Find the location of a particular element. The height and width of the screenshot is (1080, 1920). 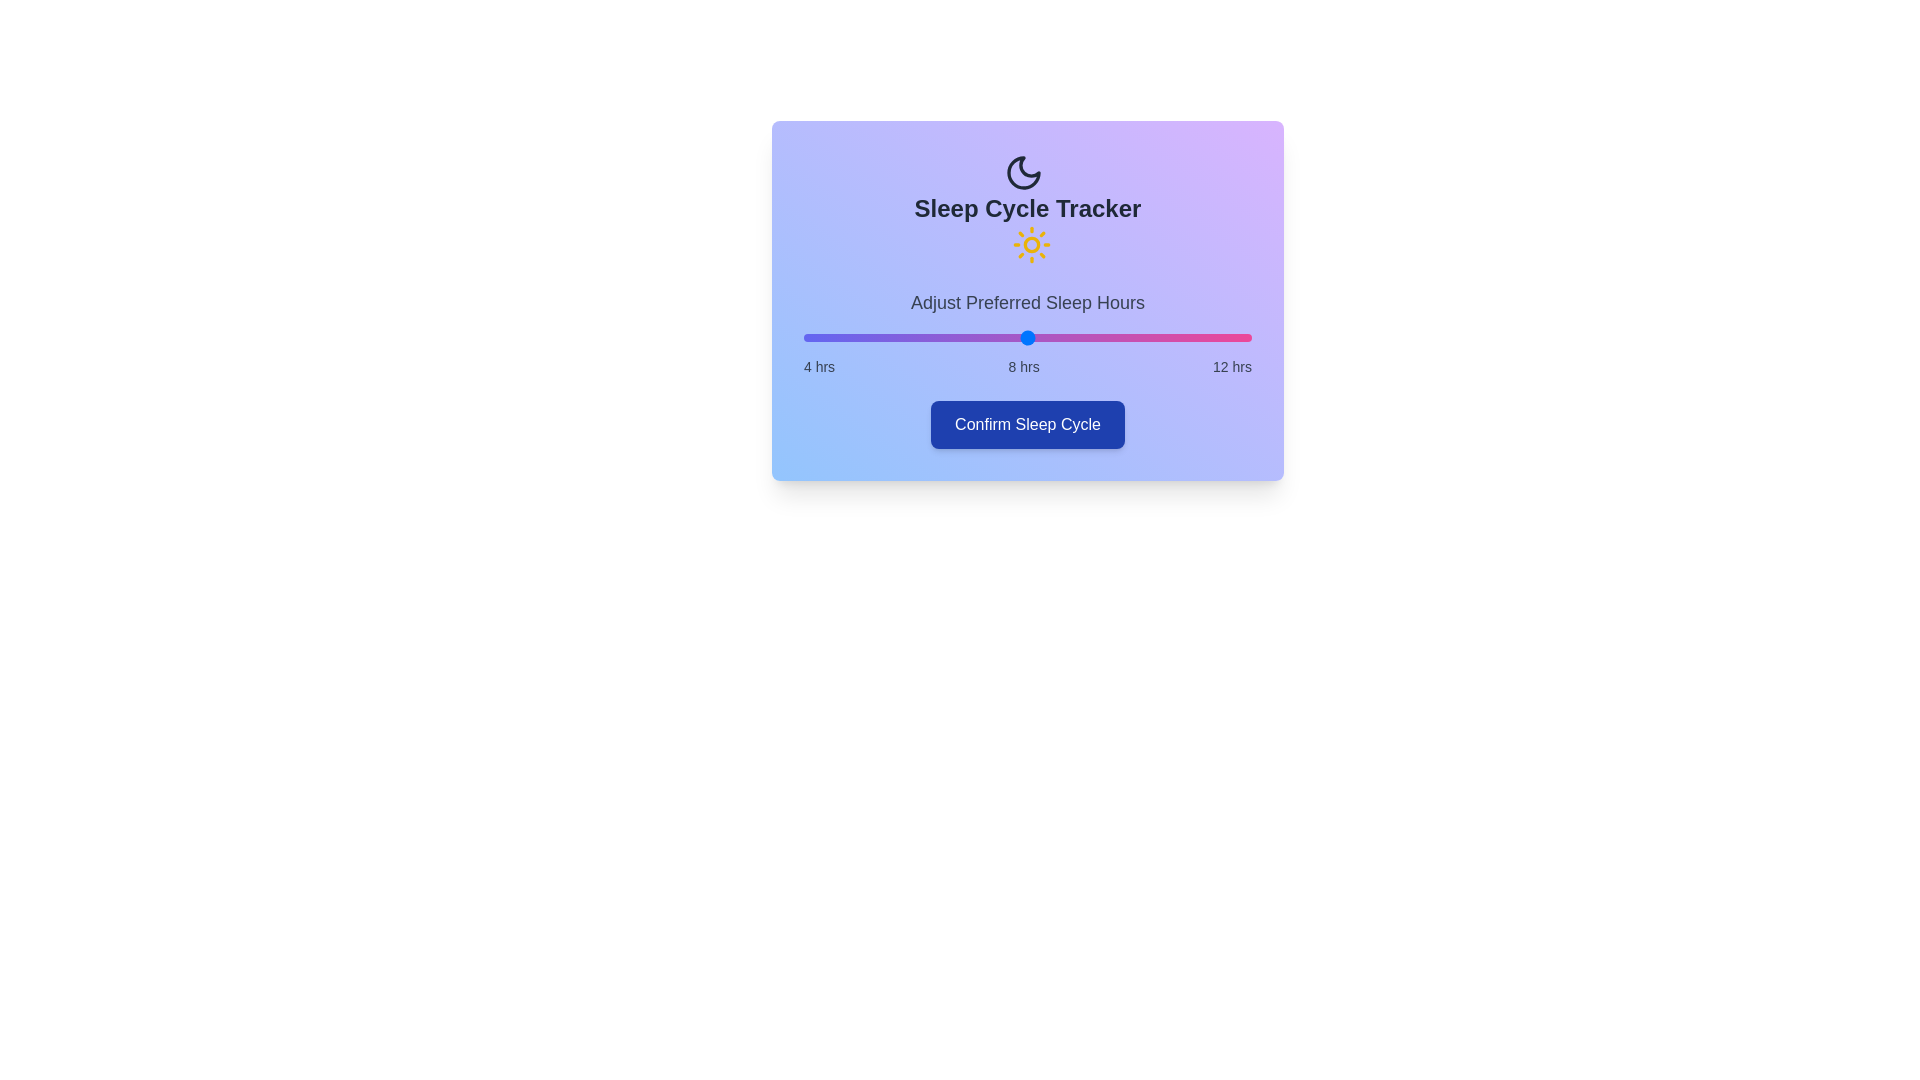

the sleep hours slider to 7 hours is located at coordinates (971, 337).